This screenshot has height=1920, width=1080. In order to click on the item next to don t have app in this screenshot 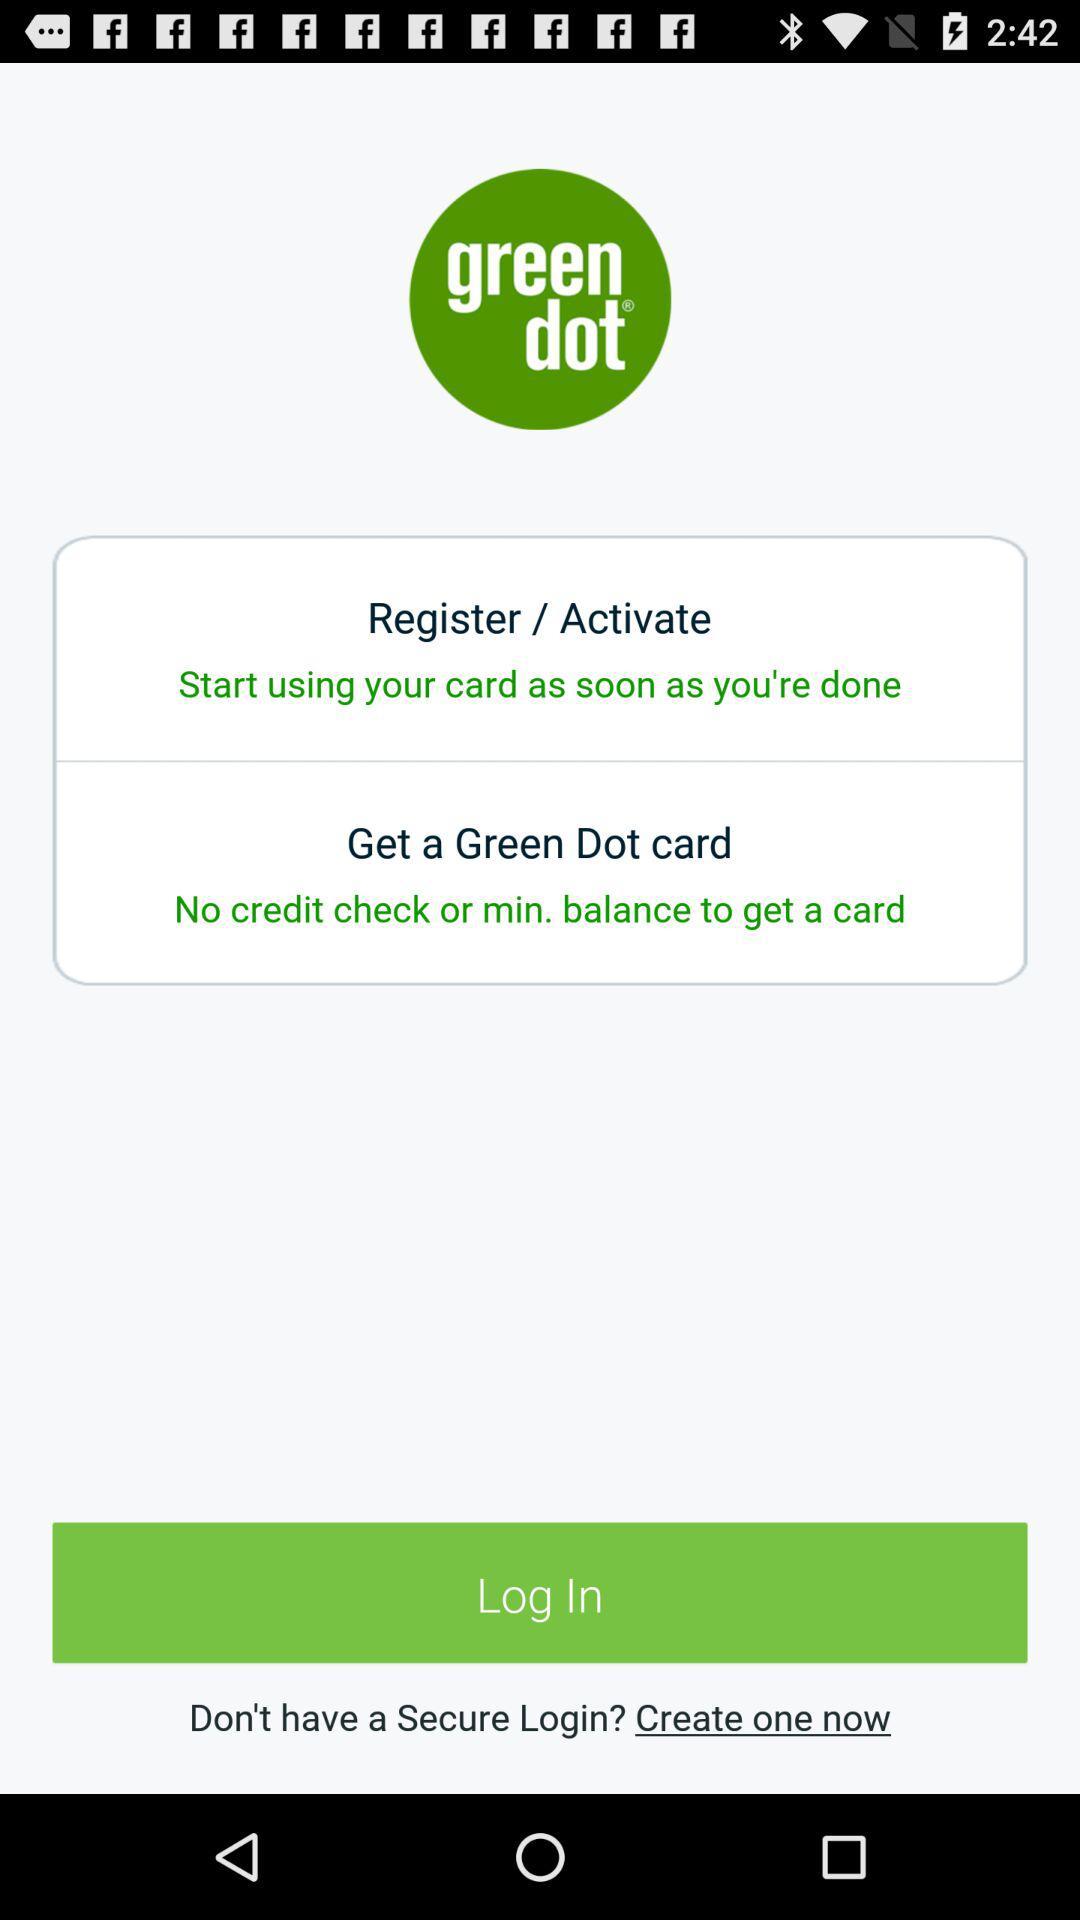, I will do `click(763, 1715)`.